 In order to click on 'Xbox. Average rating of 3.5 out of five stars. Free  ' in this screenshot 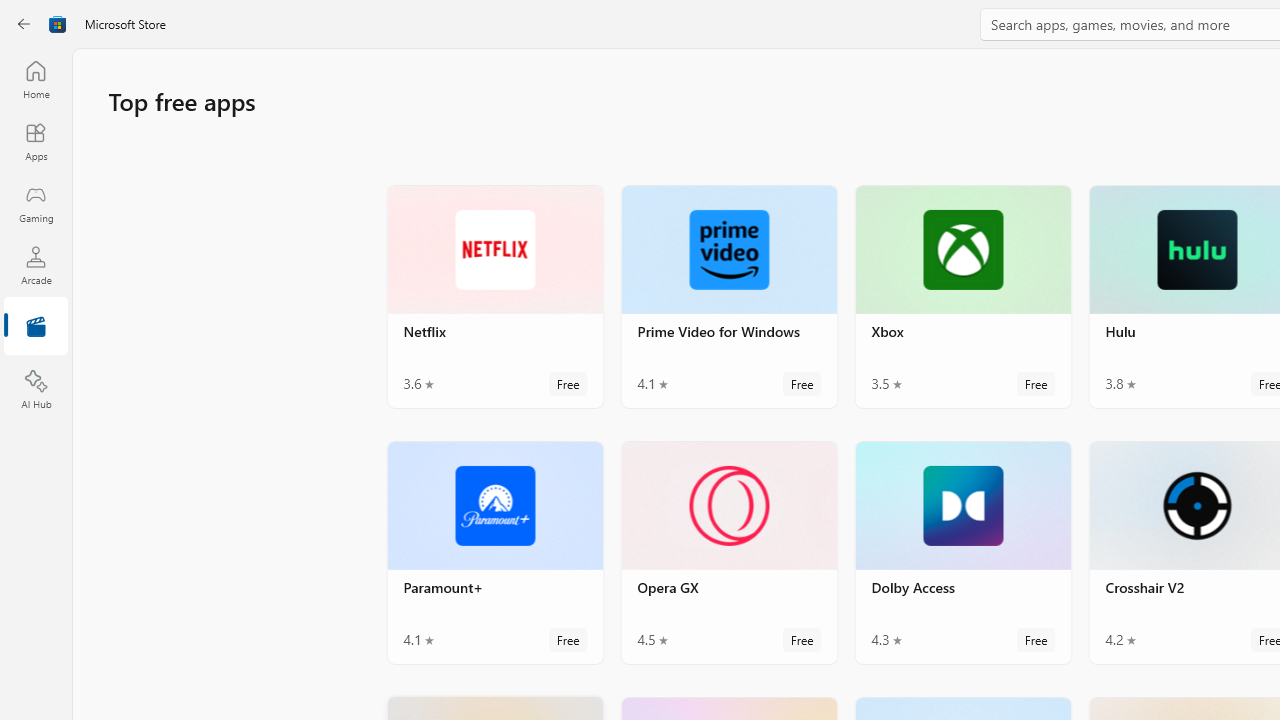, I will do `click(963, 296)`.